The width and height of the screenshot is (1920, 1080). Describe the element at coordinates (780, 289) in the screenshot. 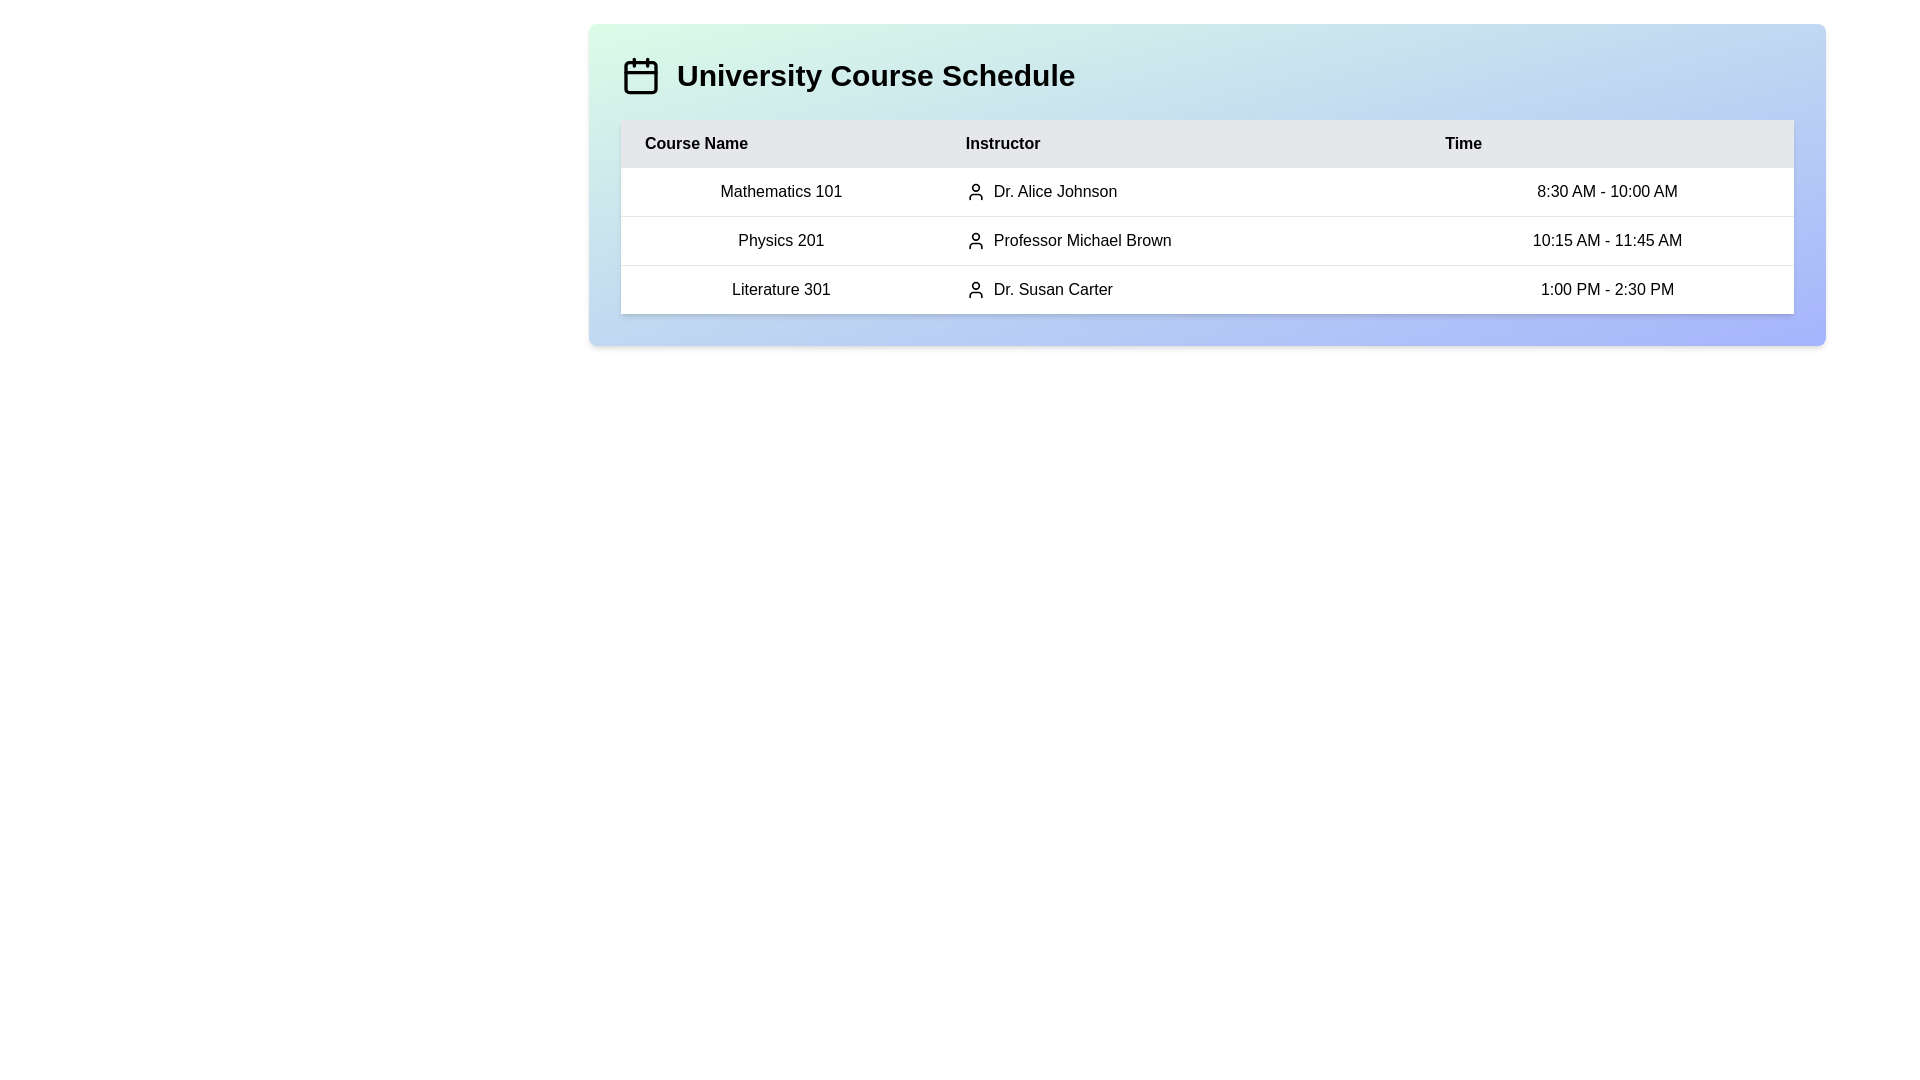

I see `the static text label displaying 'Literature 301' in the course schedule table, located in the first column of the third row` at that location.